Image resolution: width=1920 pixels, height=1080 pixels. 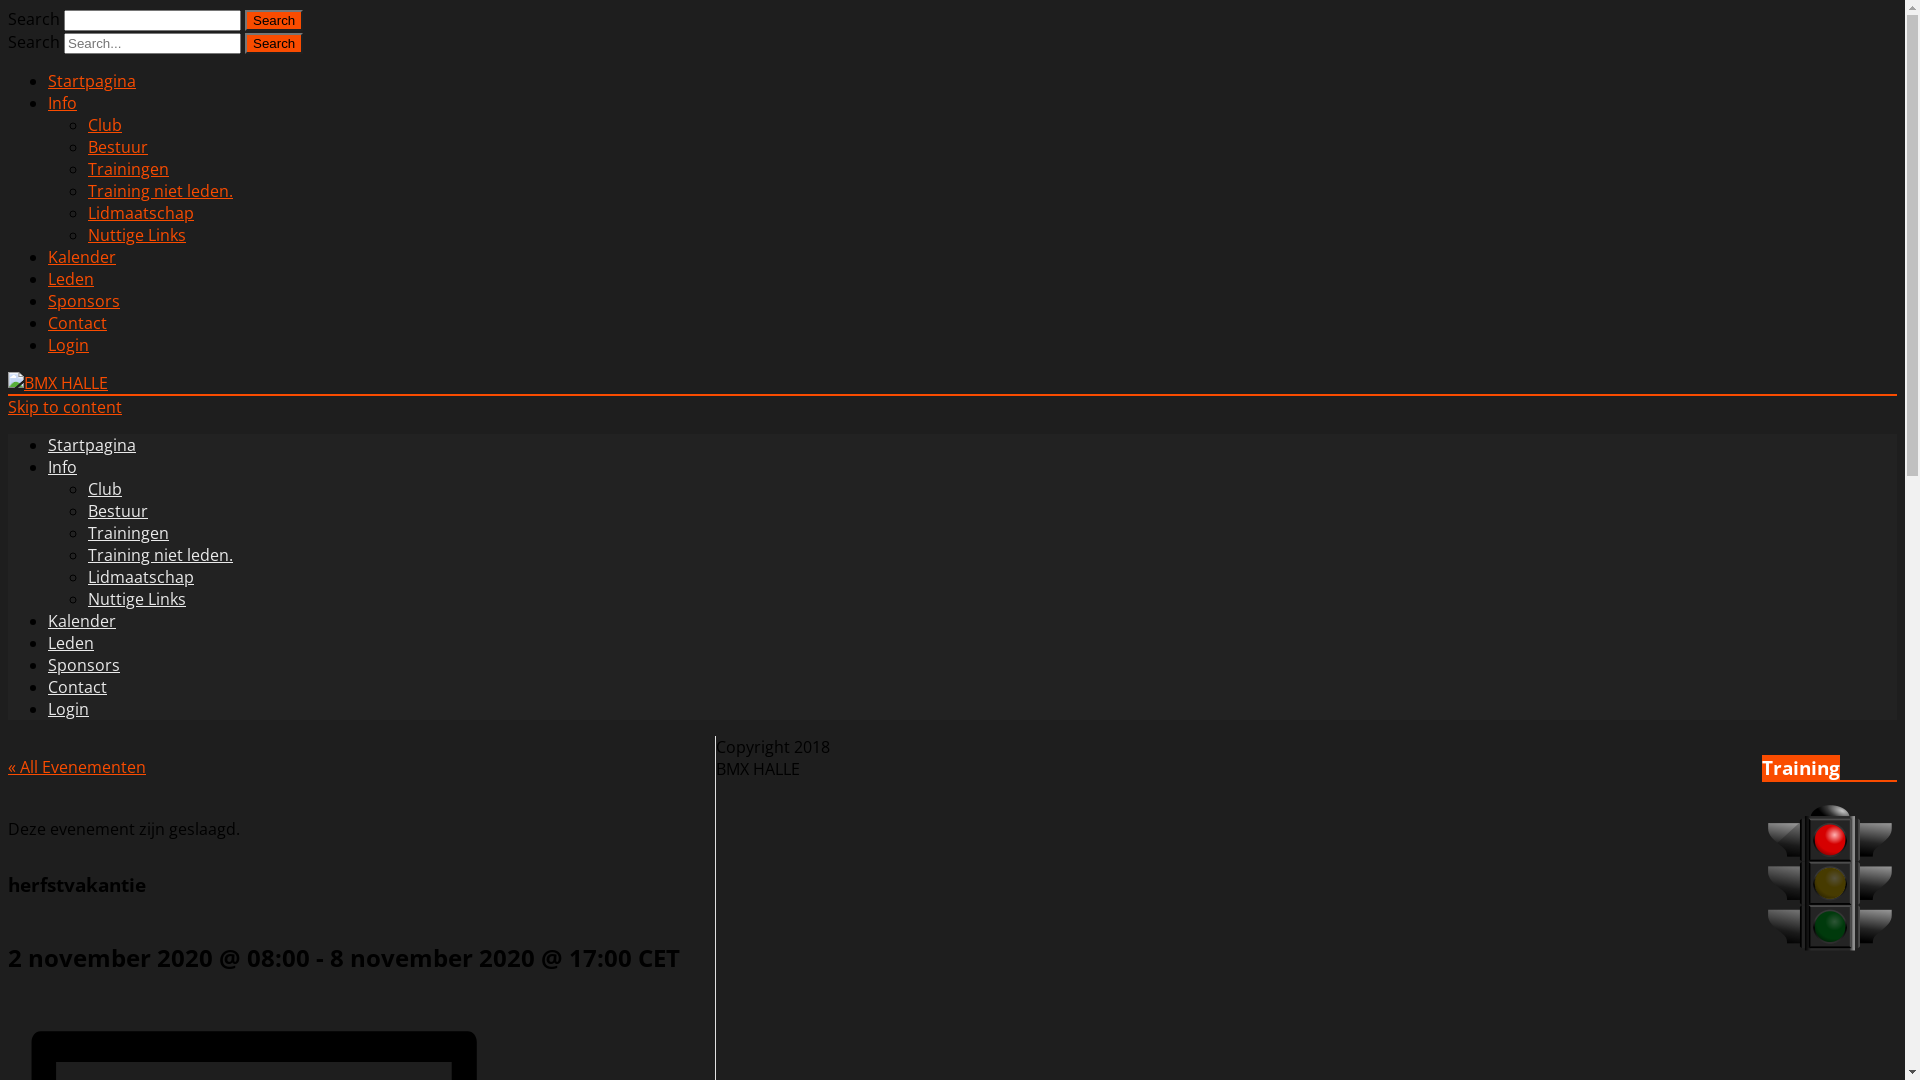 What do you see at coordinates (8, 406) in the screenshot?
I see `'Skip to content'` at bounding box center [8, 406].